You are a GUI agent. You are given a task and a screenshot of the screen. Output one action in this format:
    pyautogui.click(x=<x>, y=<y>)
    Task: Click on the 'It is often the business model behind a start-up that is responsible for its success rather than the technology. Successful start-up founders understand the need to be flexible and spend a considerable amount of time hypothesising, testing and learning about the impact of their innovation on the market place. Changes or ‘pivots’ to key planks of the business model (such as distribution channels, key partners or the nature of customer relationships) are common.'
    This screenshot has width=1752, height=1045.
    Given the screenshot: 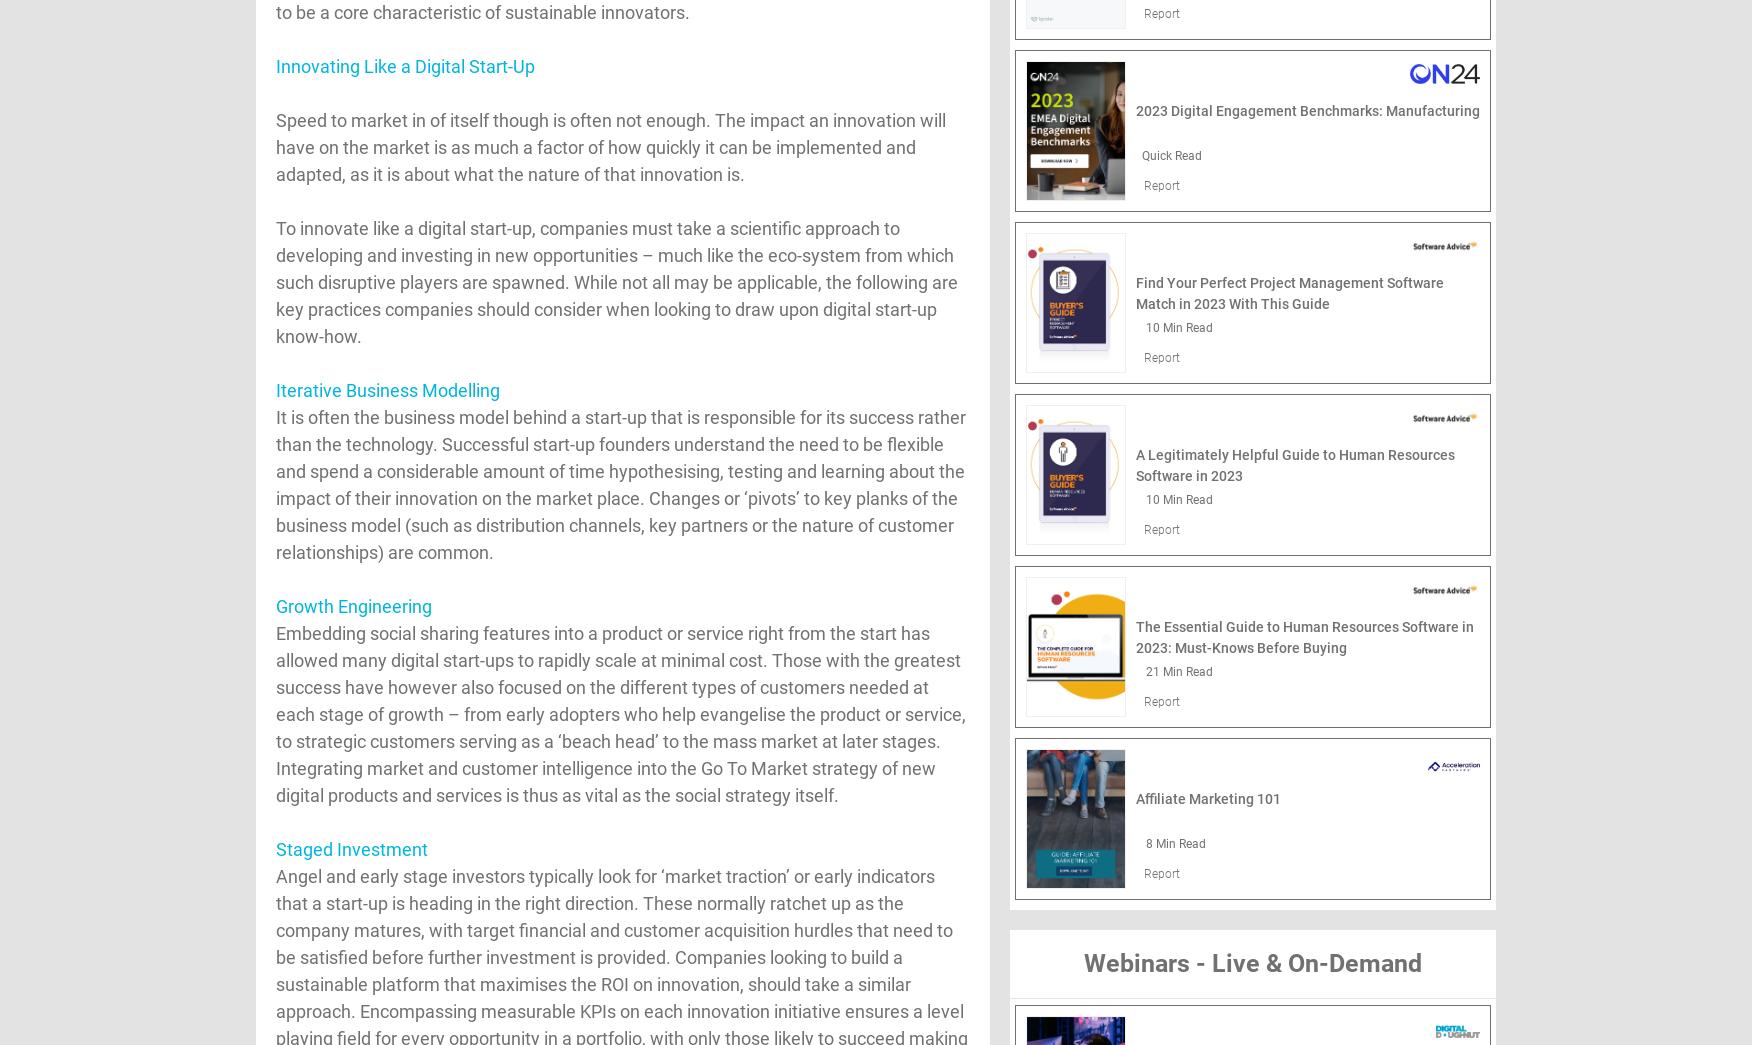 What is the action you would take?
    pyautogui.click(x=274, y=483)
    